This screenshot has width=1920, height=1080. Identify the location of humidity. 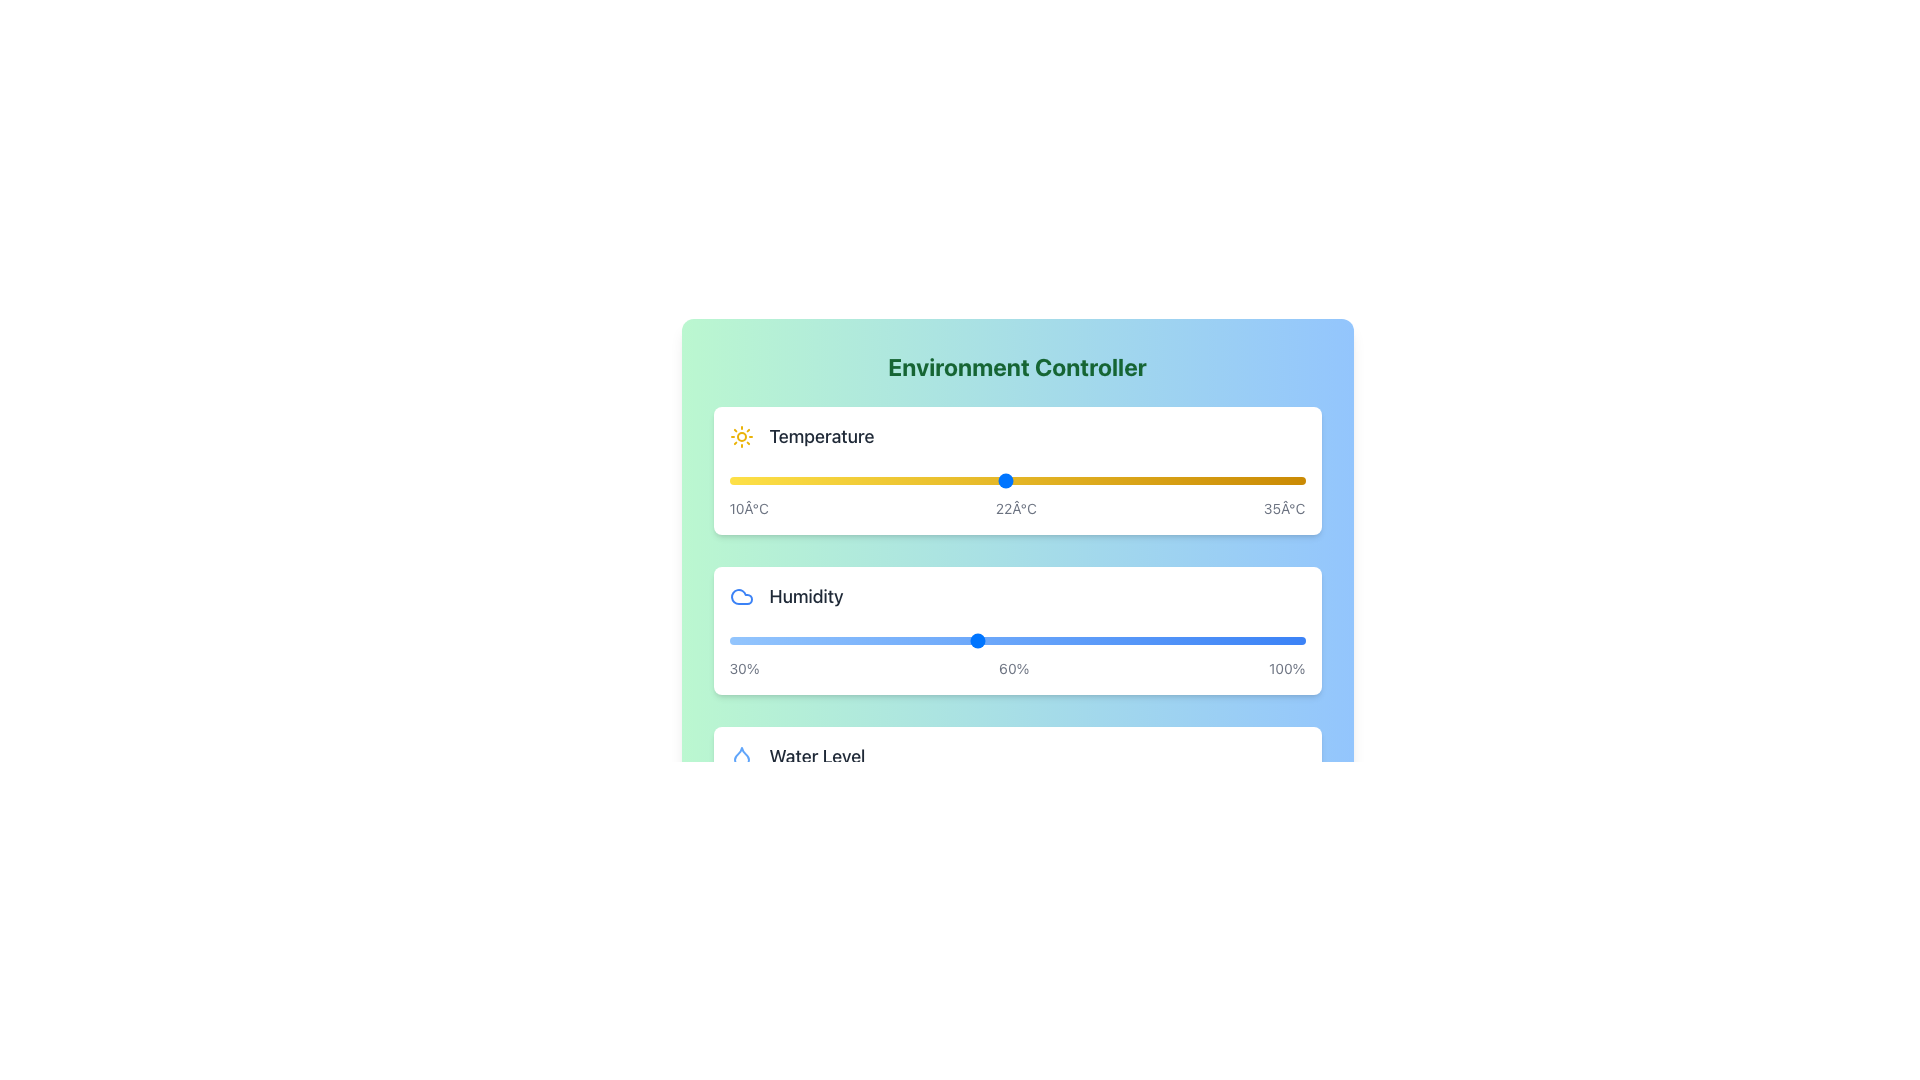
(992, 640).